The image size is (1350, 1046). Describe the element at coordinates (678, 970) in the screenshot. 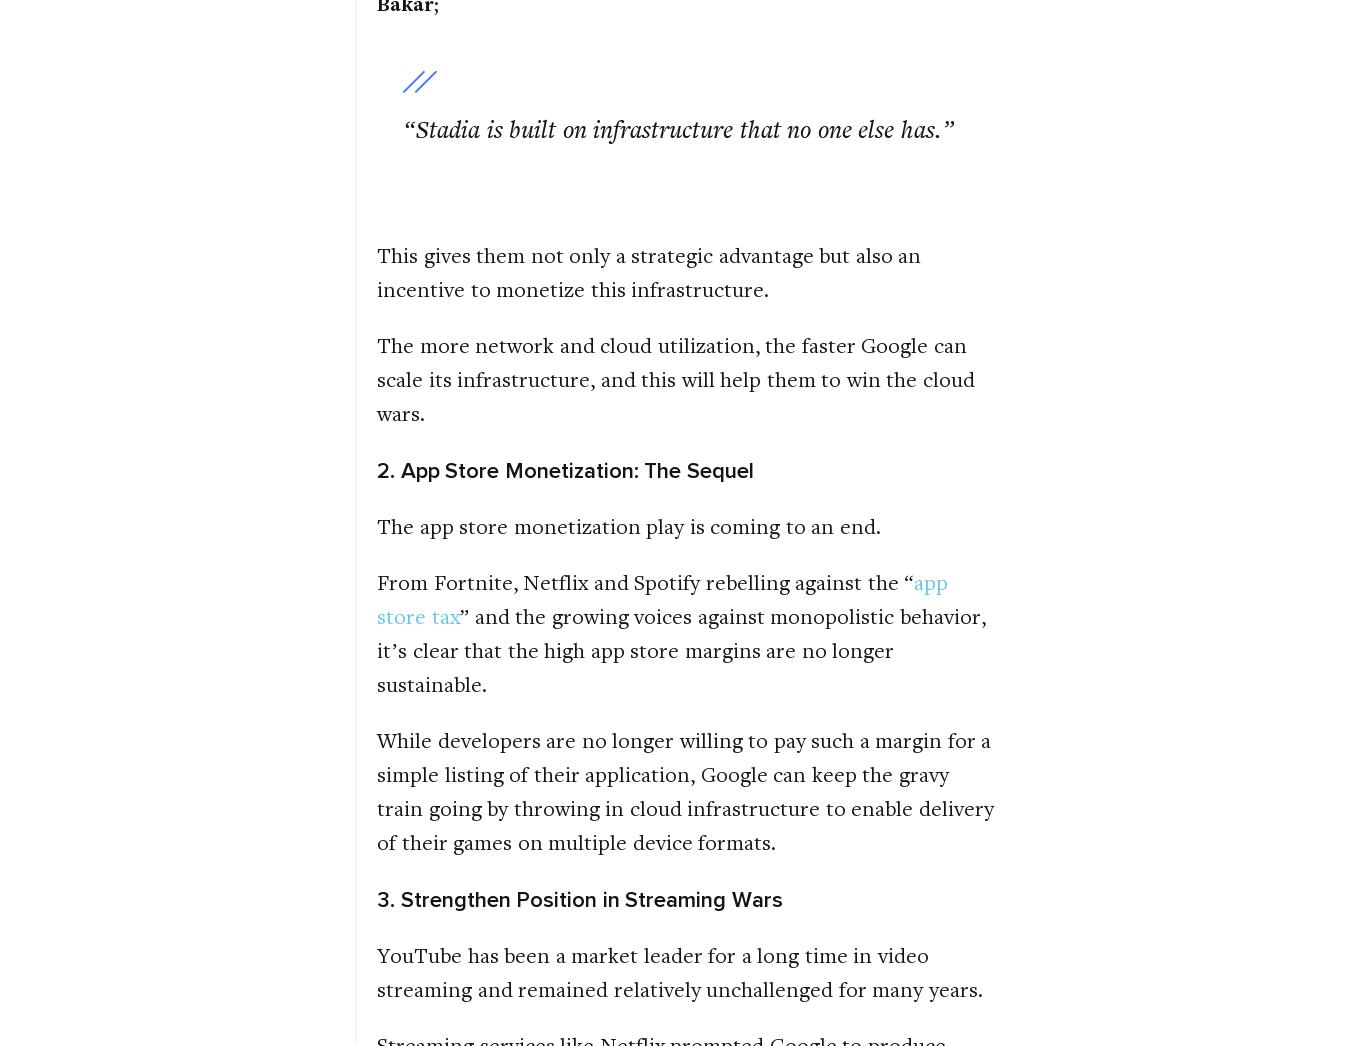

I see `'YouTube has been a market leader for a long time in video streaming and remained relatively unchallenged for many years.'` at that location.